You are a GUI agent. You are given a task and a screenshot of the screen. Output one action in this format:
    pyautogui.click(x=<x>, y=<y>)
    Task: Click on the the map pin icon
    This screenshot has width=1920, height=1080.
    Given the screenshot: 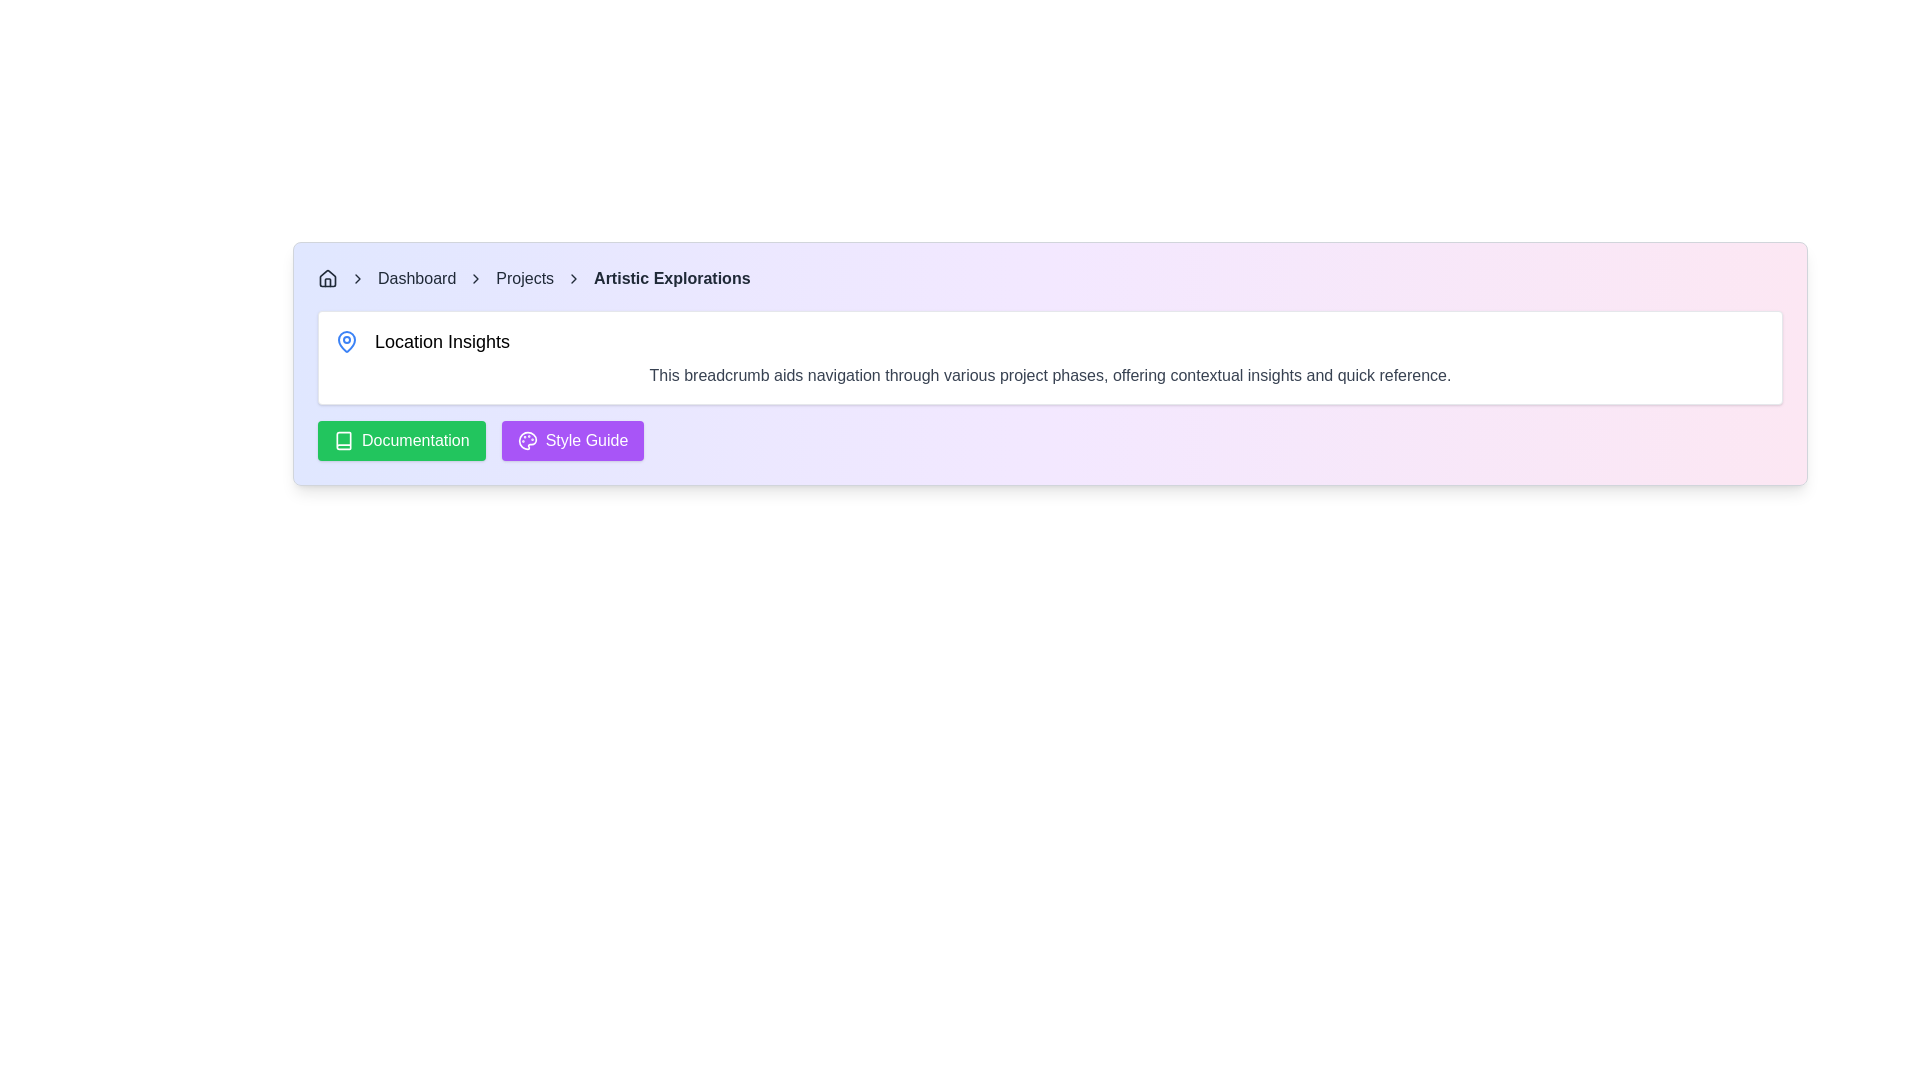 What is the action you would take?
    pyautogui.click(x=346, y=339)
    